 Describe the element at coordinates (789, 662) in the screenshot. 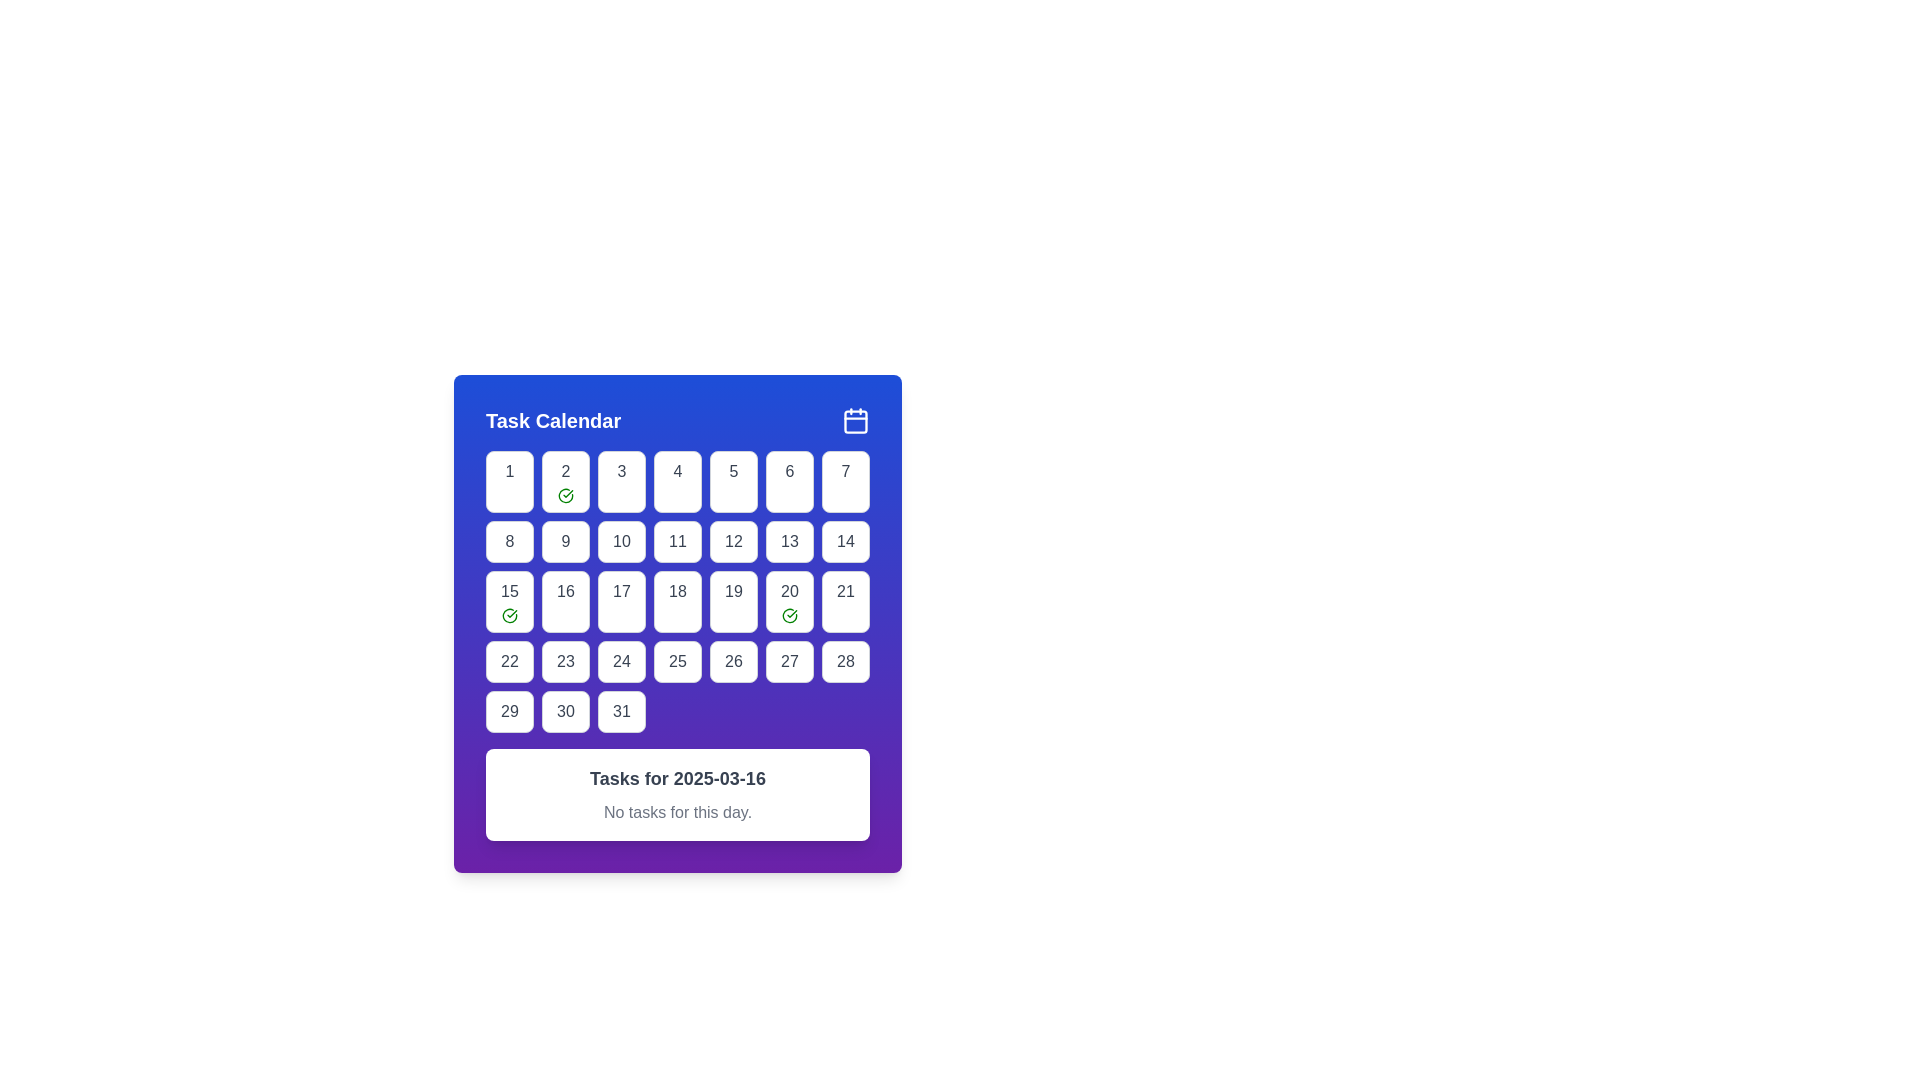

I see `the date '27' element in the calendar interface` at that location.